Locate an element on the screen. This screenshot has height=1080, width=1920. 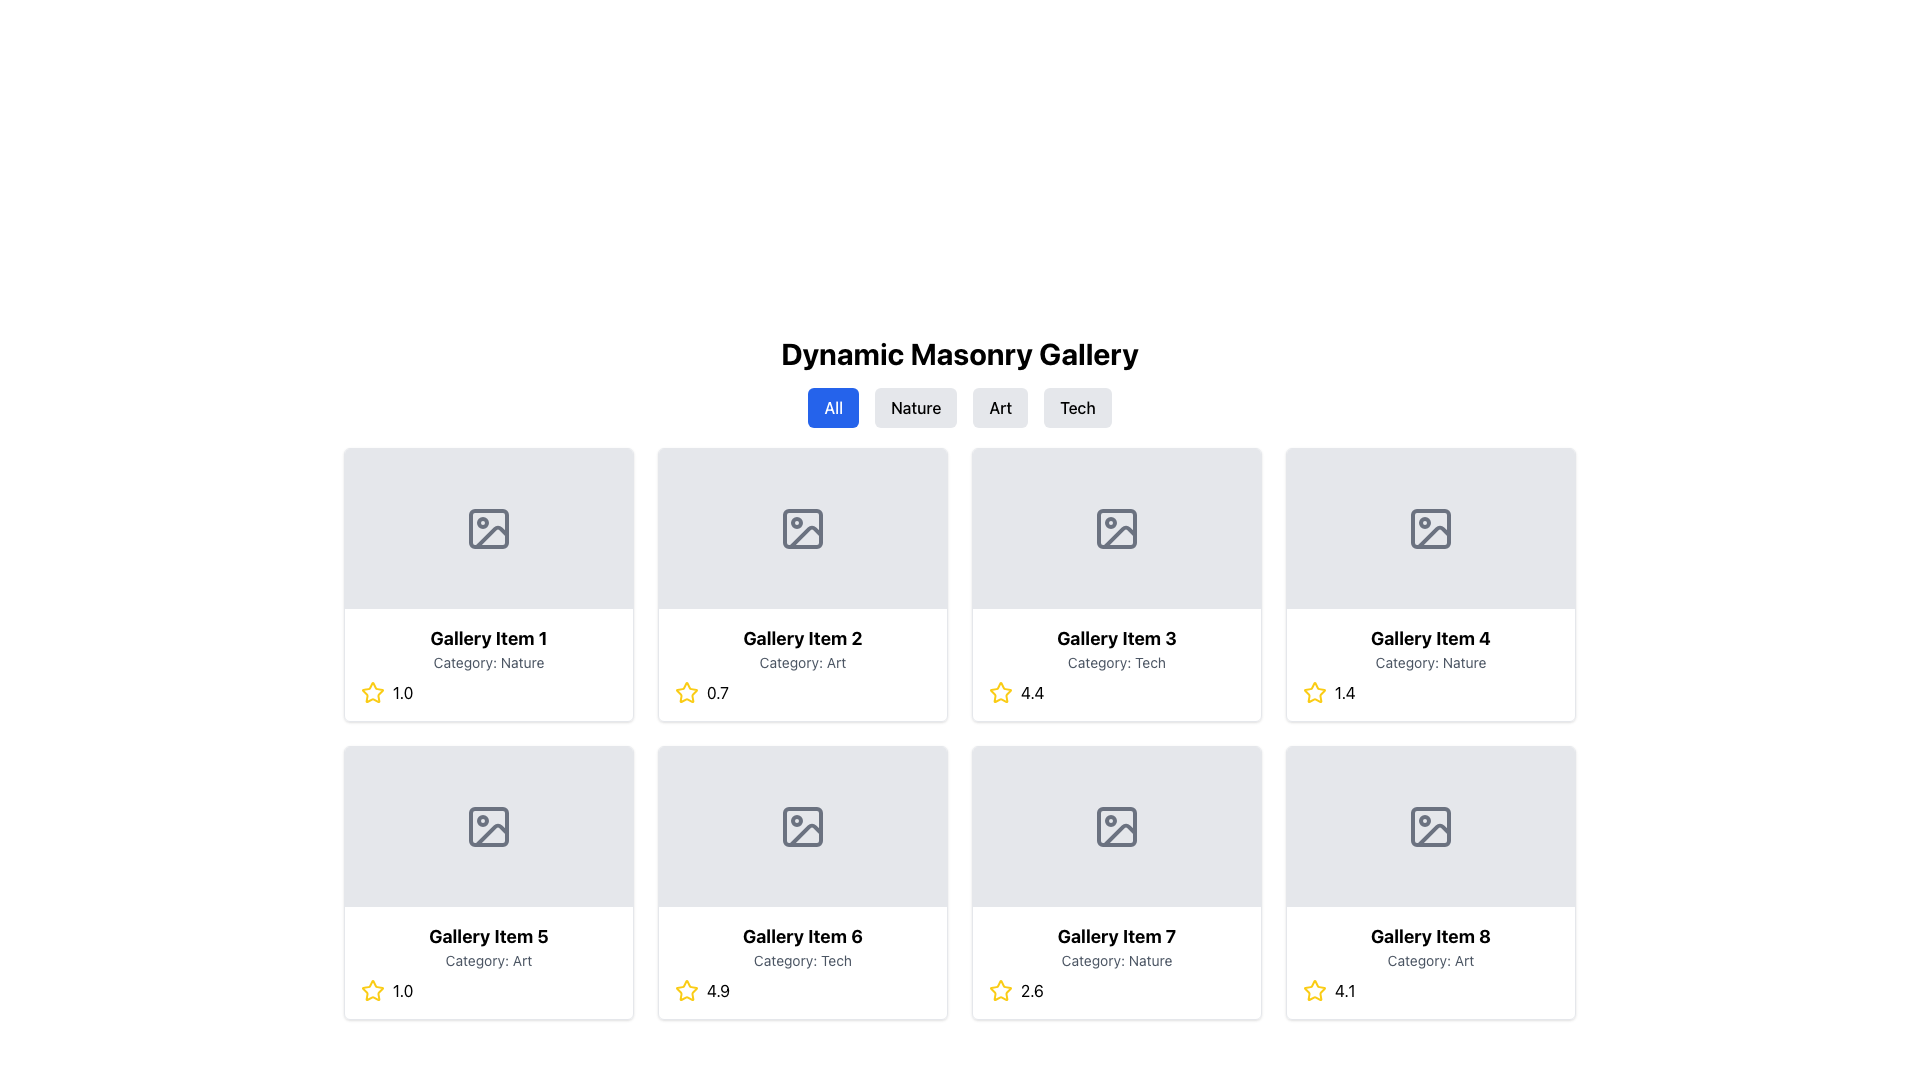
the star icon with a yellow outline located in the rating section of 'Gallery Item 8', positioned to the left of the numerical rating value '4.1' is located at coordinates (1315, 990).